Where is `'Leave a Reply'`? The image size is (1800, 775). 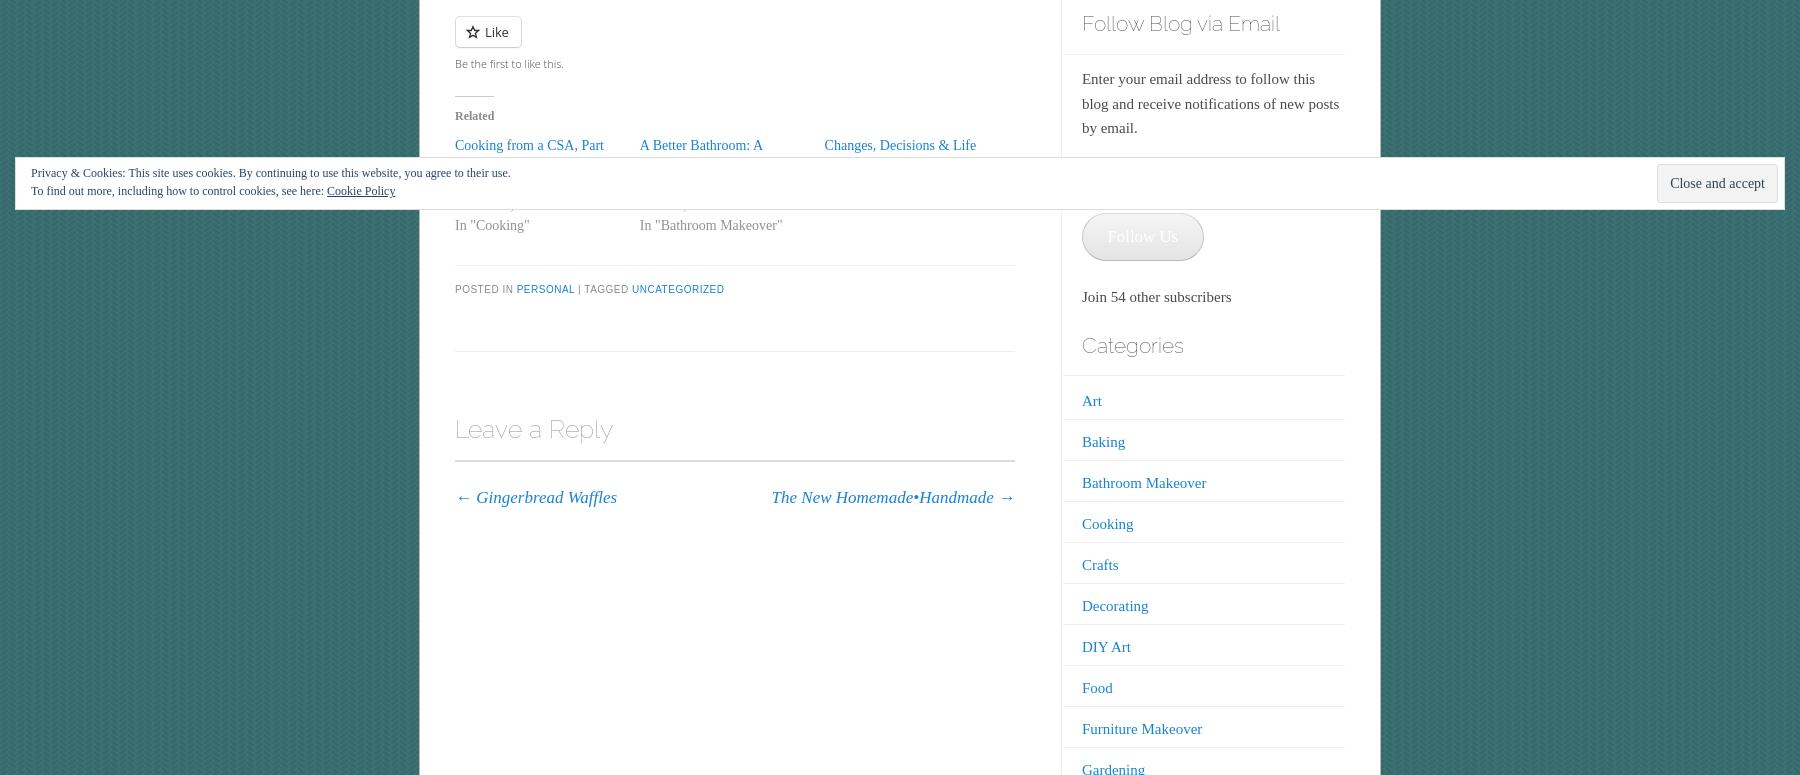
'Leave a Reply' is located at coordinates (533, 427).